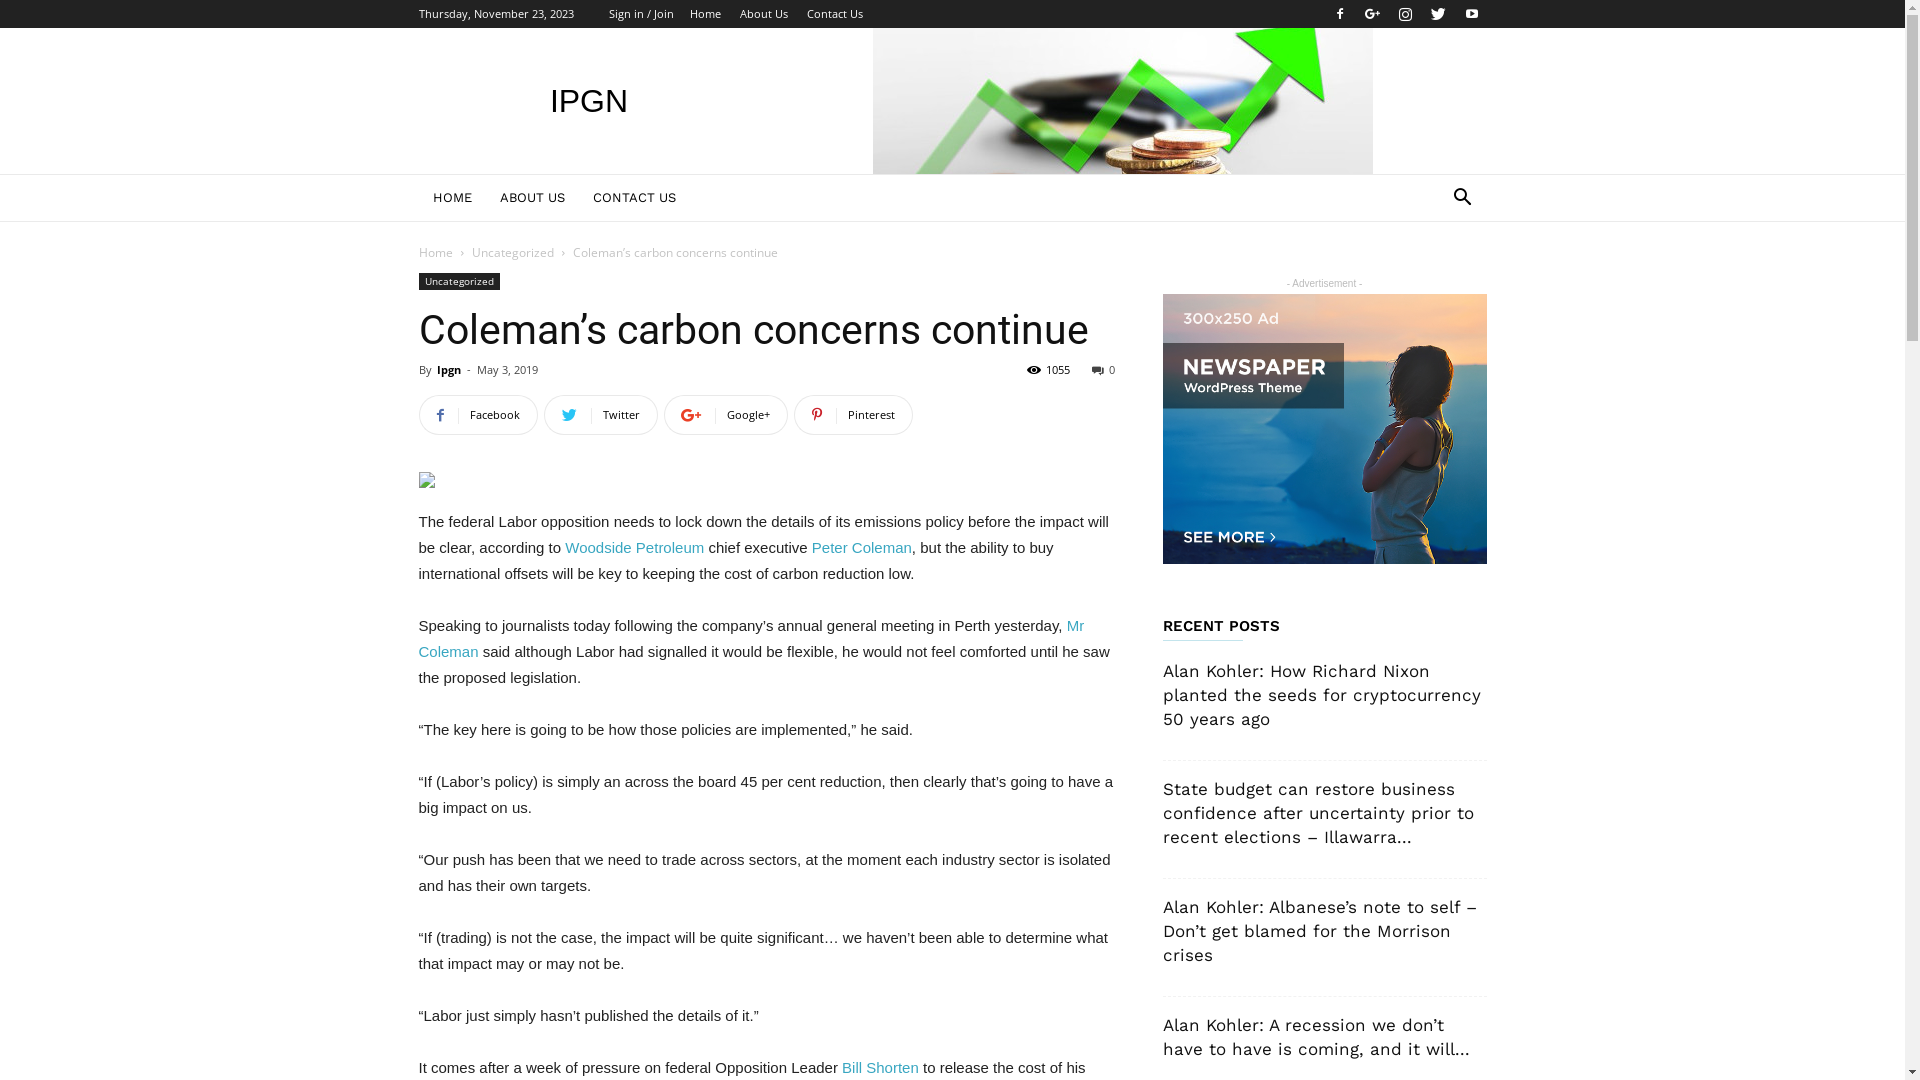 The height and width of the screenshot is (1080, 1920). I want to click on 'Sign in / Join', so click(640, 13).